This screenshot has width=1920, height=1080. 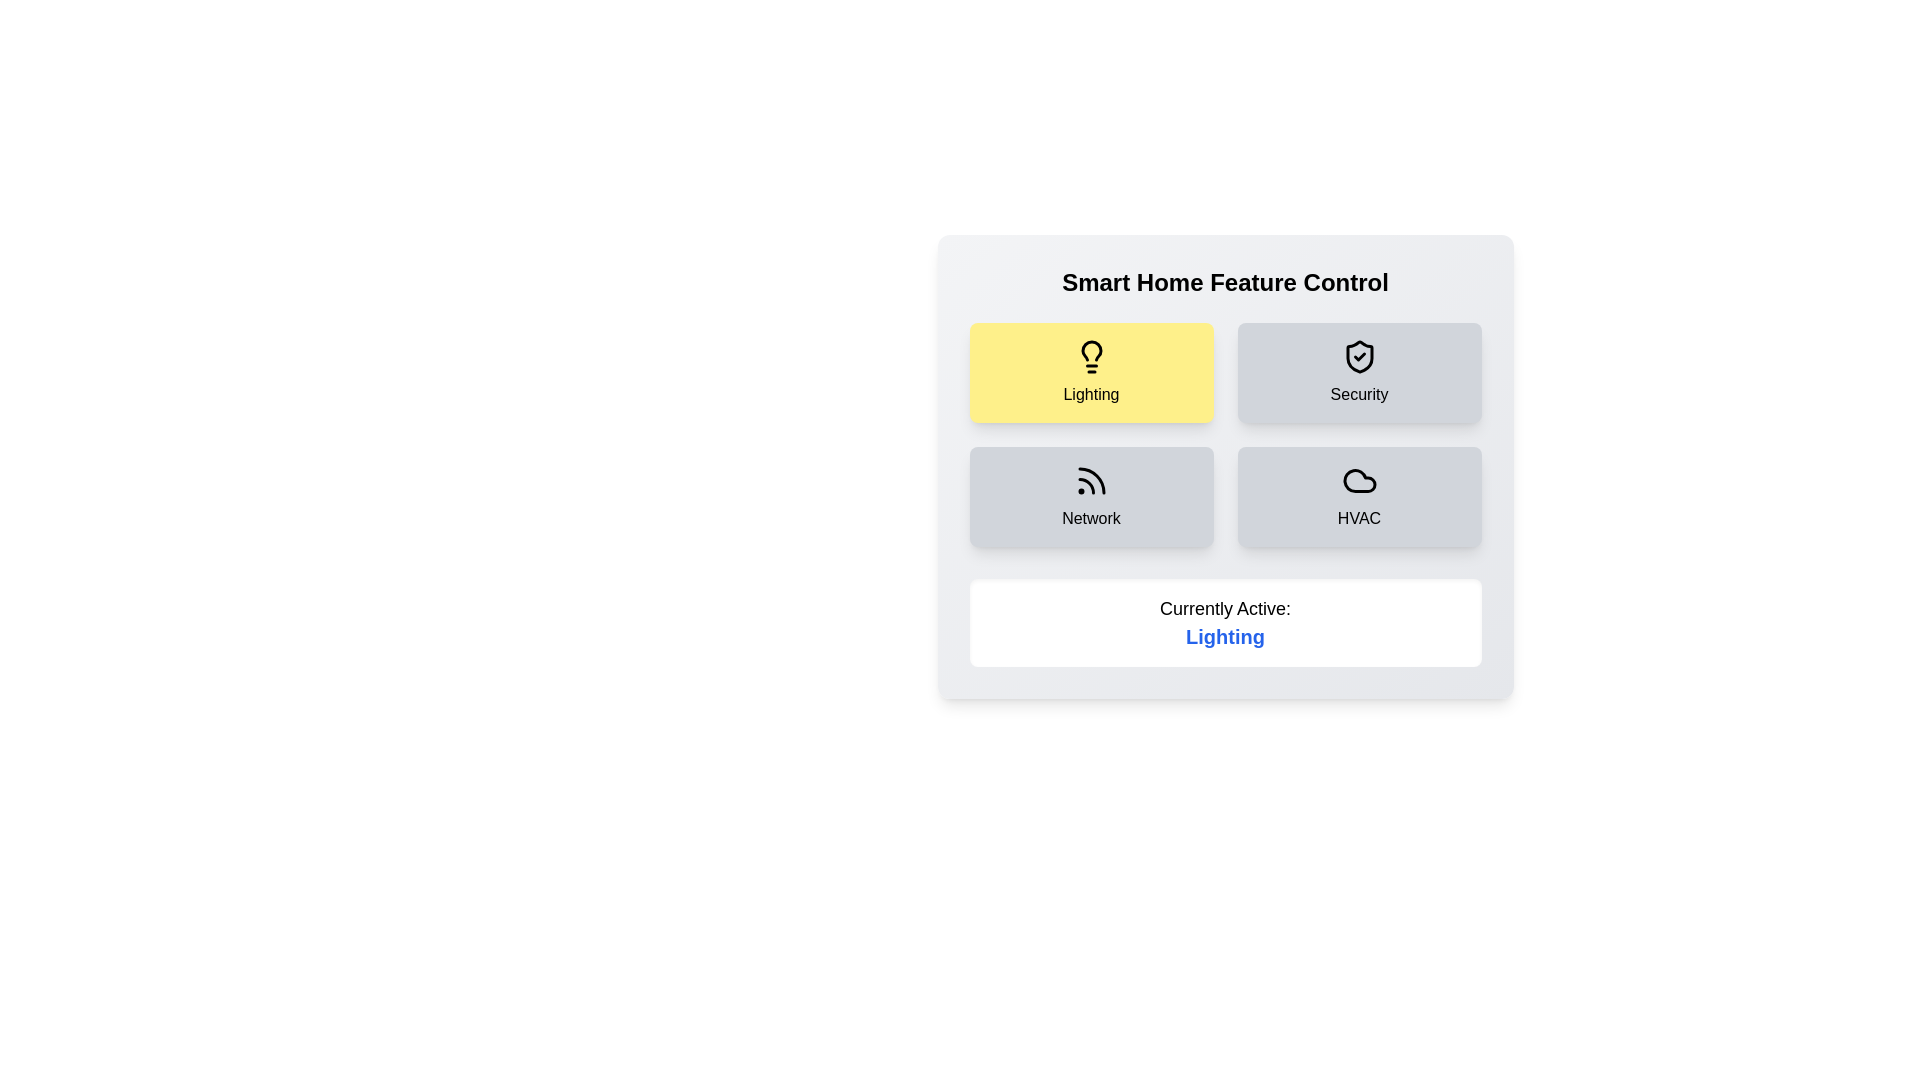 What do you see at coordinates (1090, 373) in the screenshot?
I see `the Lighting button to interact with the component layout` at bounding box center [1090, 373].